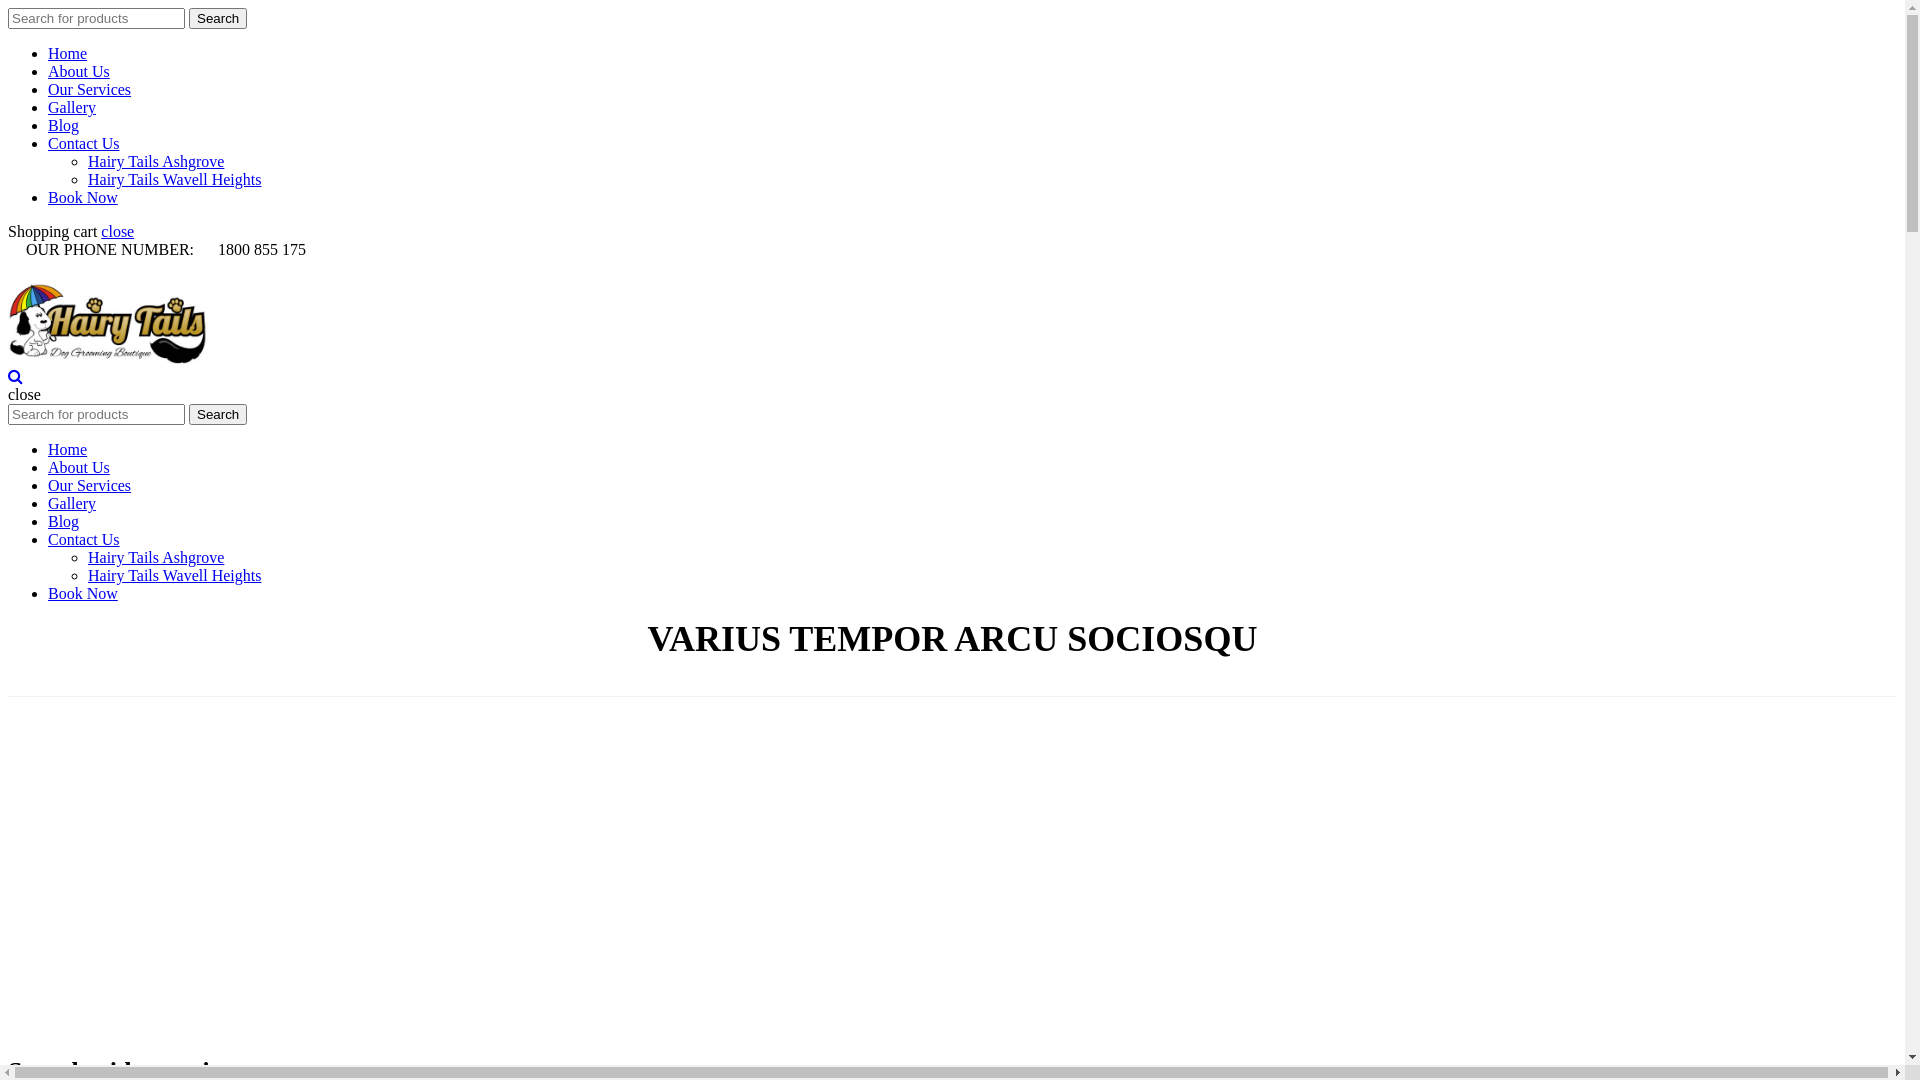  I want to click on 'Search', so click(217, 18).